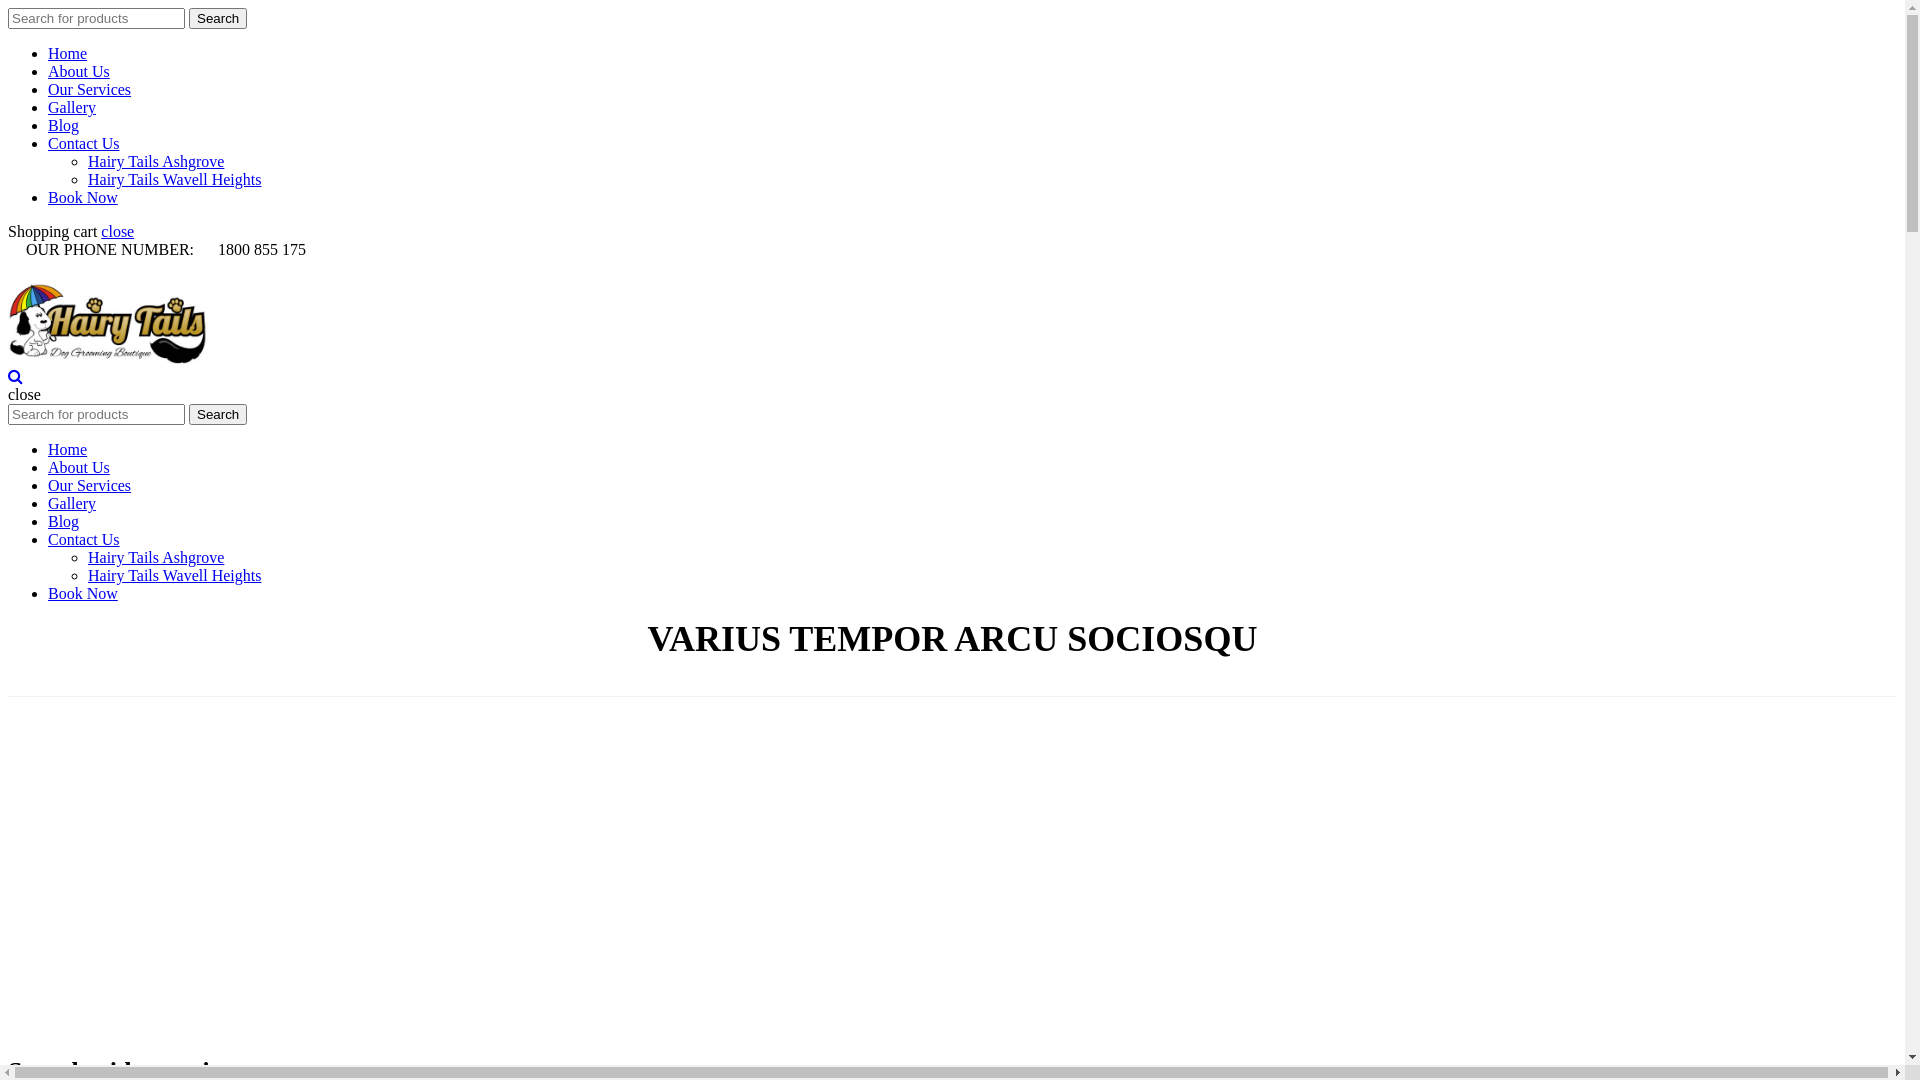  I want to click on 'Search', so click(217, 18).